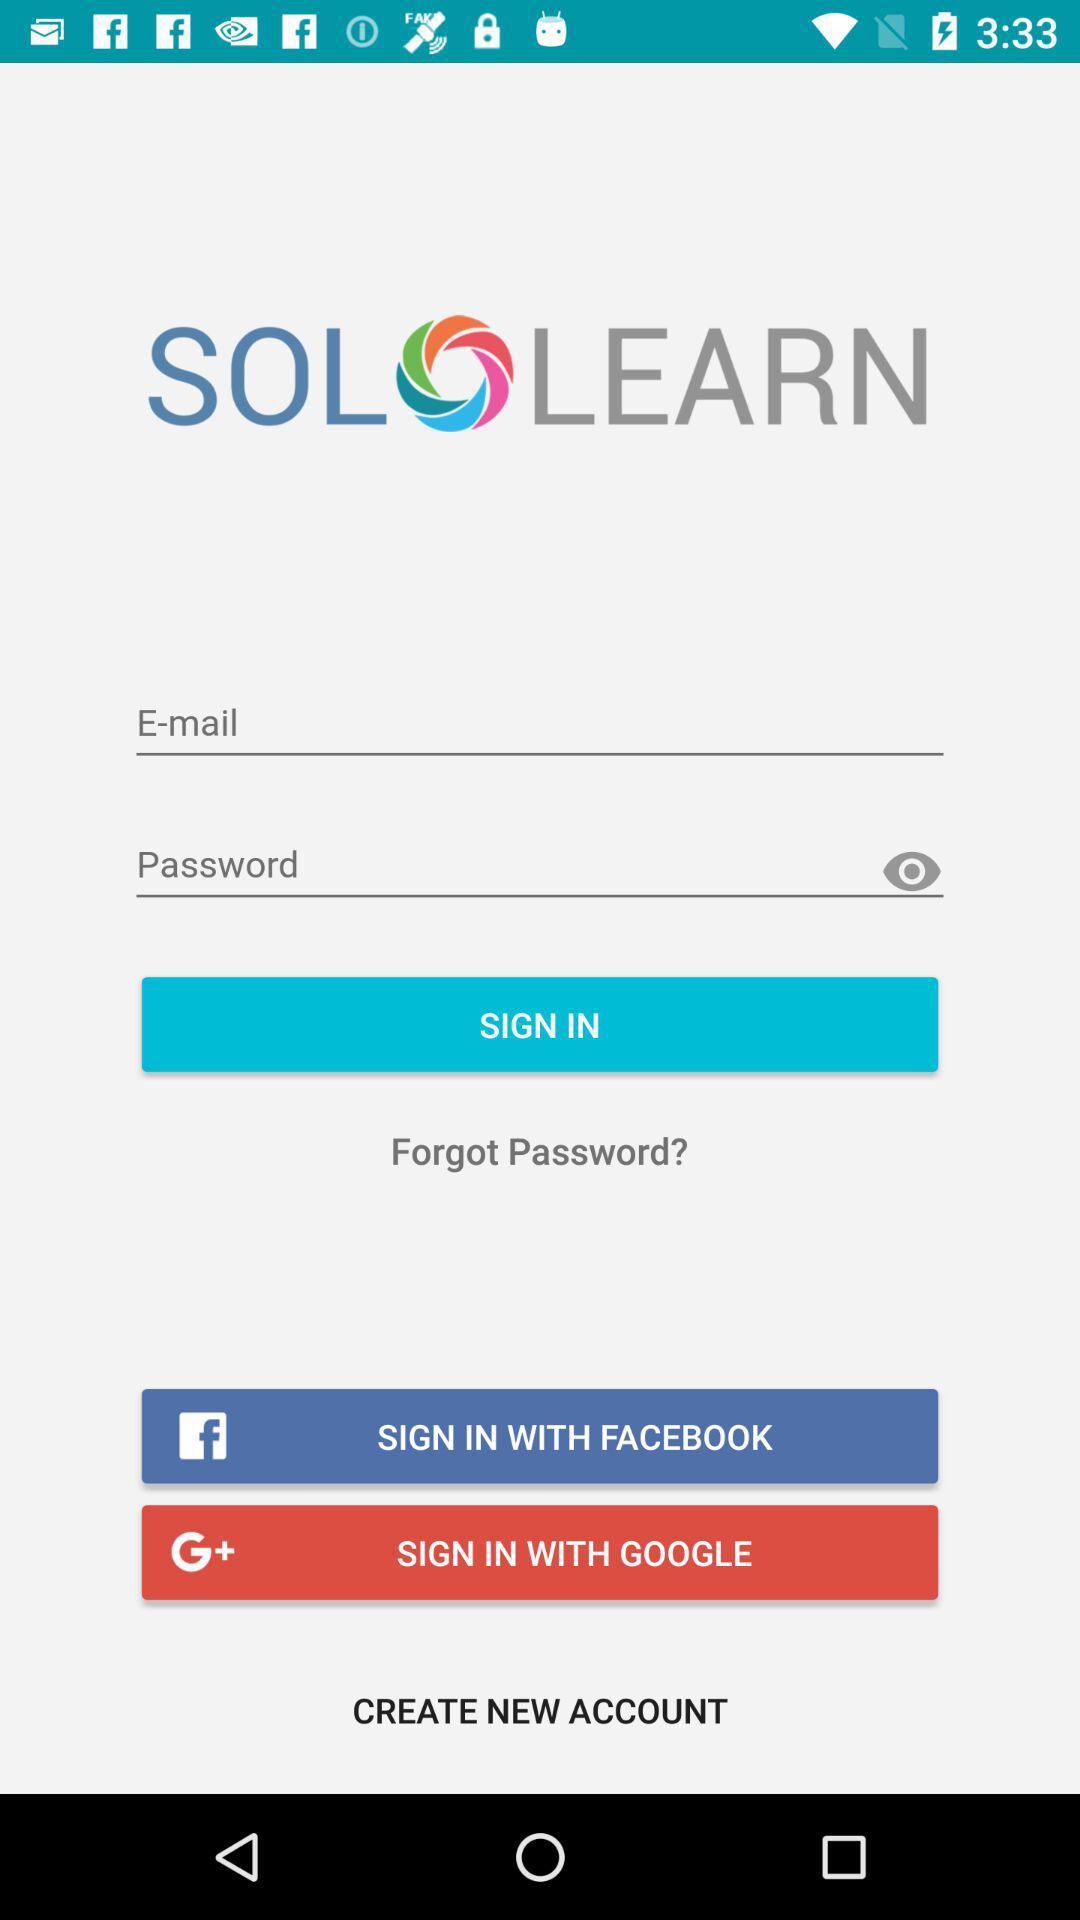 Image resolution: width=1080 pixels, height=1920 pixels. Describe the element at coordinates (538, 1150) in the screenshot. I see `item below the sign in` at that location.